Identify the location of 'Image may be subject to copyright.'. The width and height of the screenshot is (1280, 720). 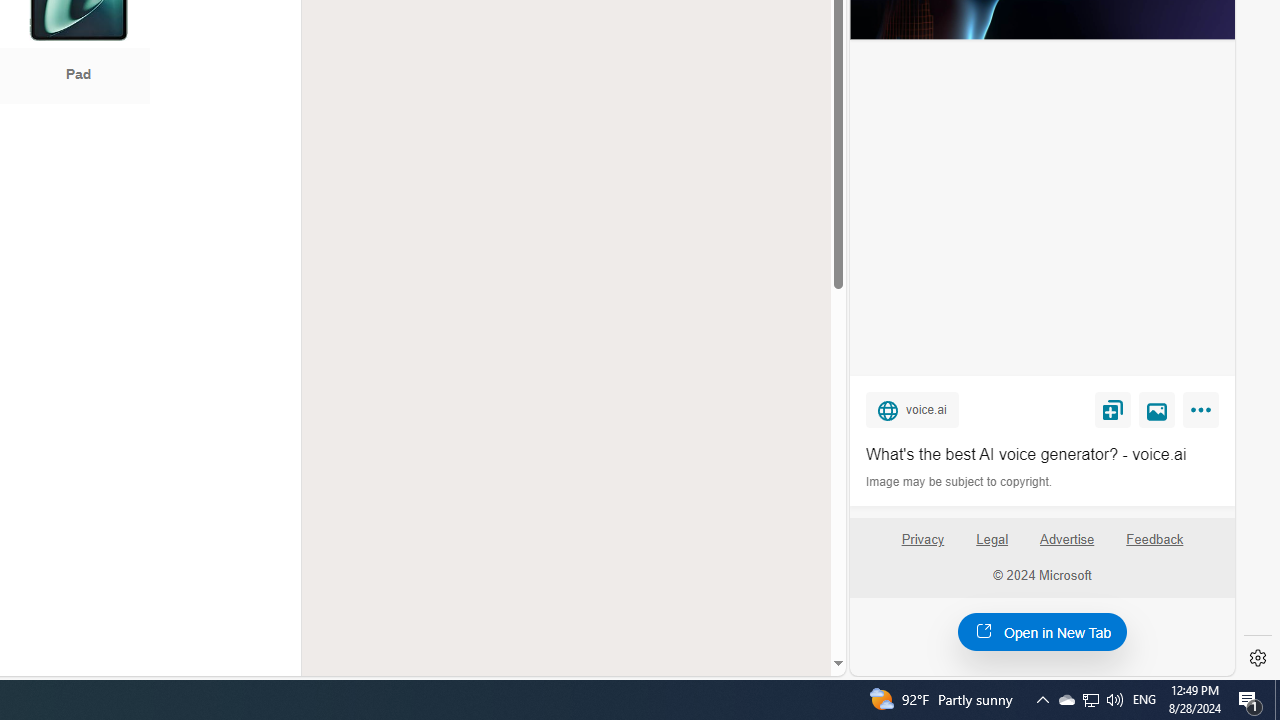
(960, 482).